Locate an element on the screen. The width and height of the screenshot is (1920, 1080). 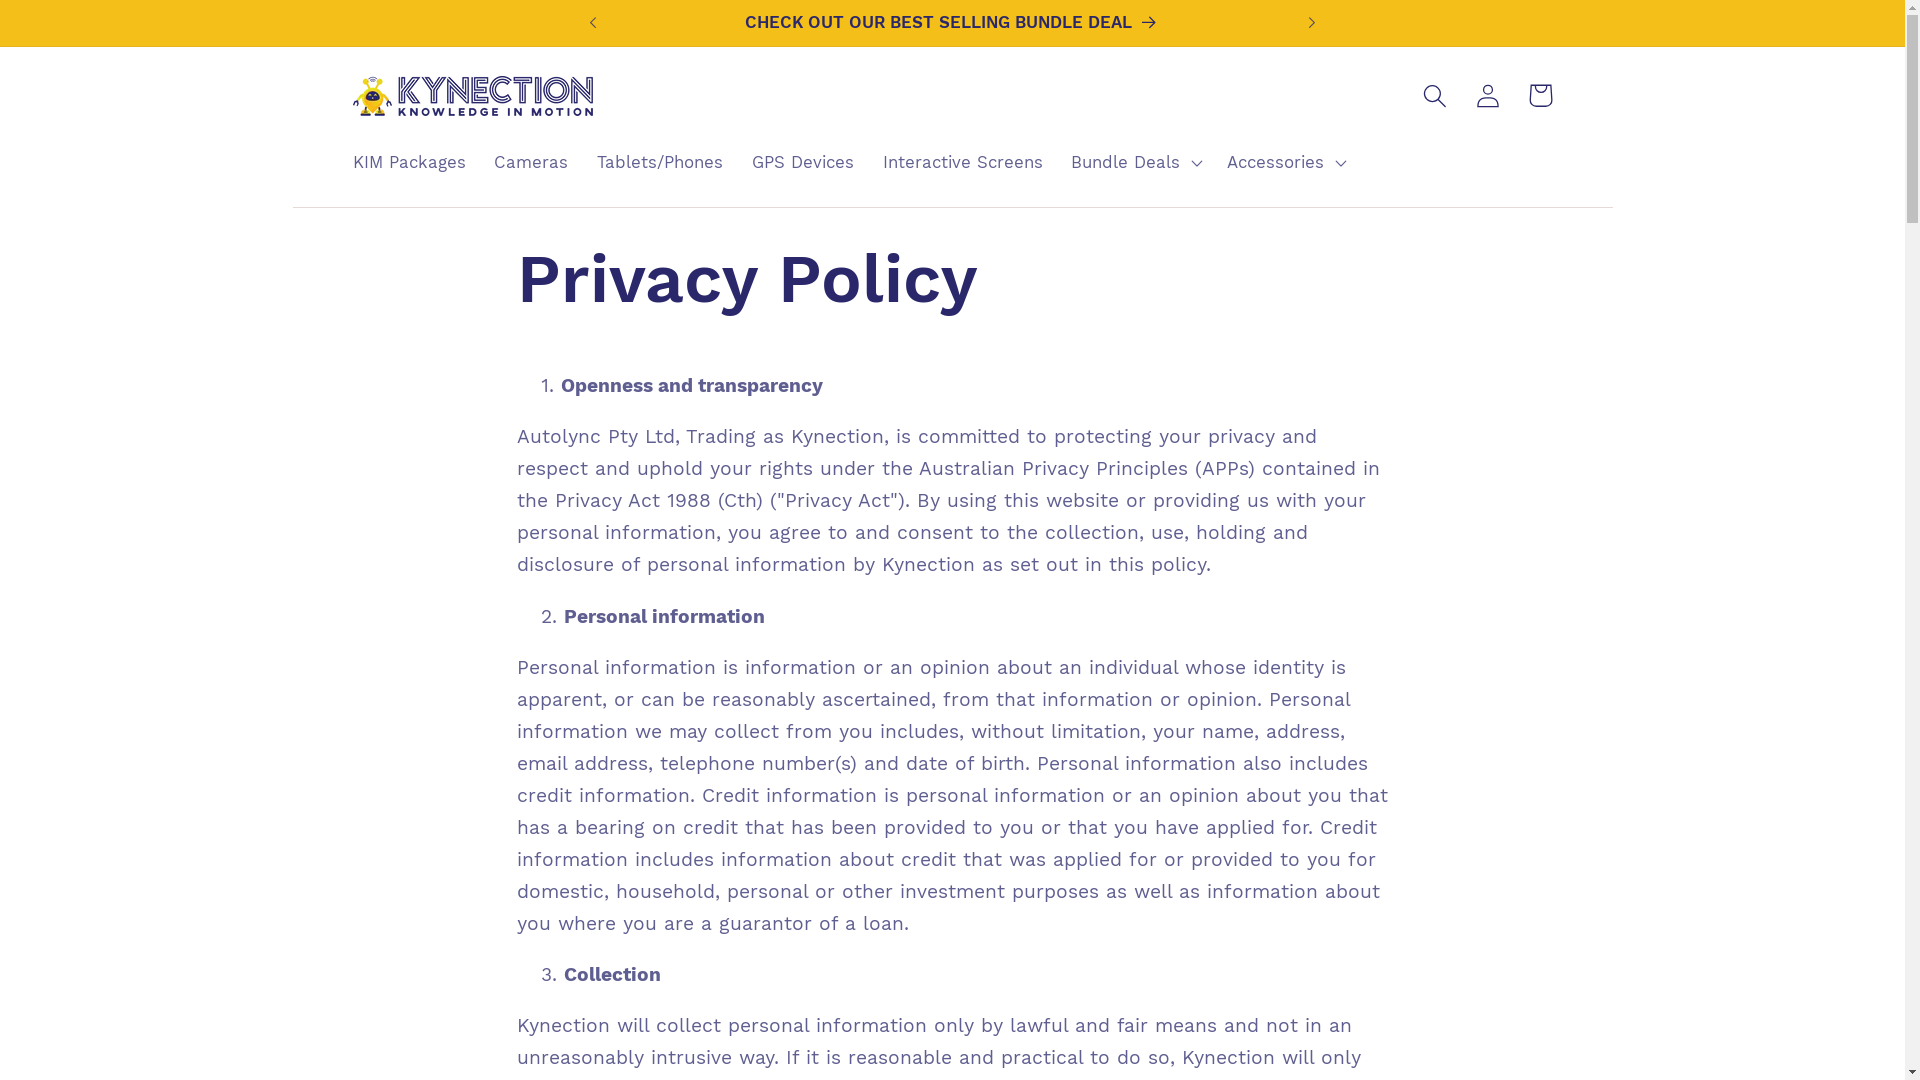
'KIM Packages' is located at coordinates (337, 161).